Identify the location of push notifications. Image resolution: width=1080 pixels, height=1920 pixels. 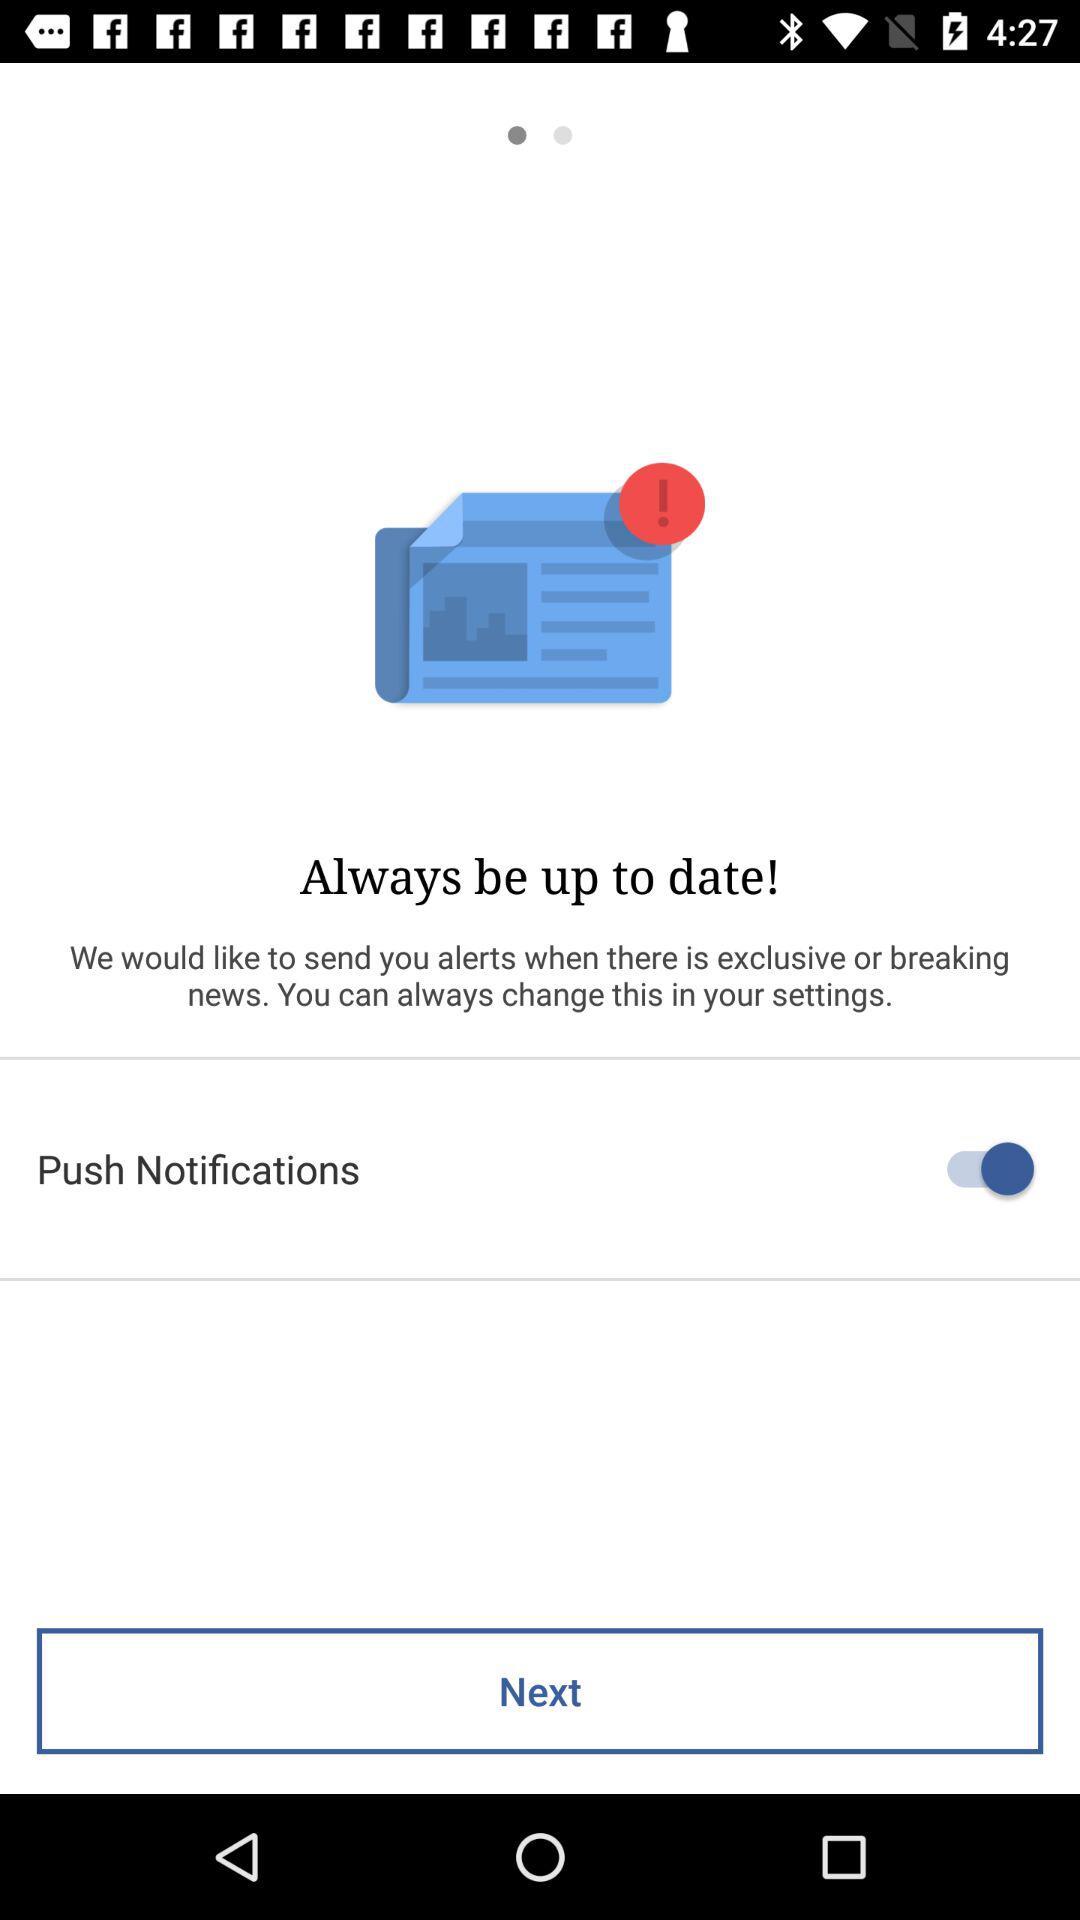
(540, 1168).